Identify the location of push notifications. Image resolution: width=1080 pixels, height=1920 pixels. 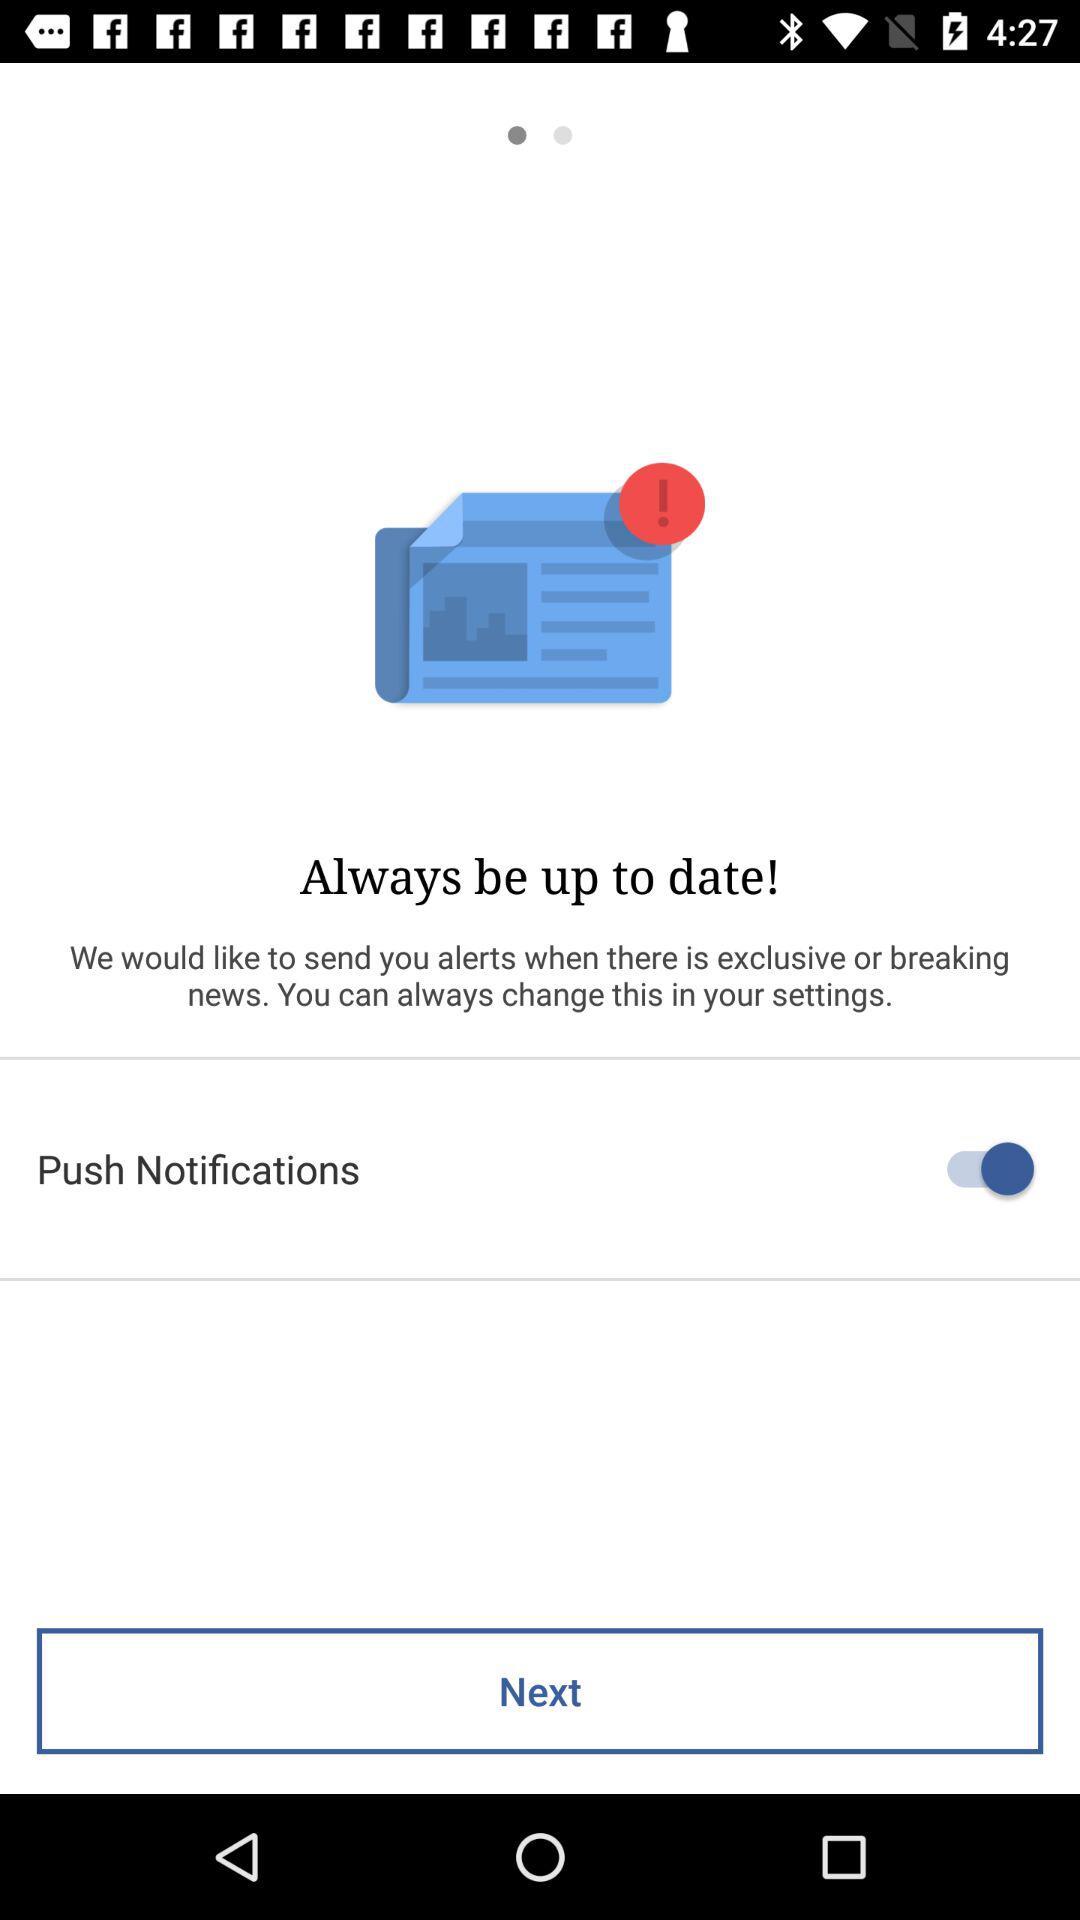
(540, 1168).